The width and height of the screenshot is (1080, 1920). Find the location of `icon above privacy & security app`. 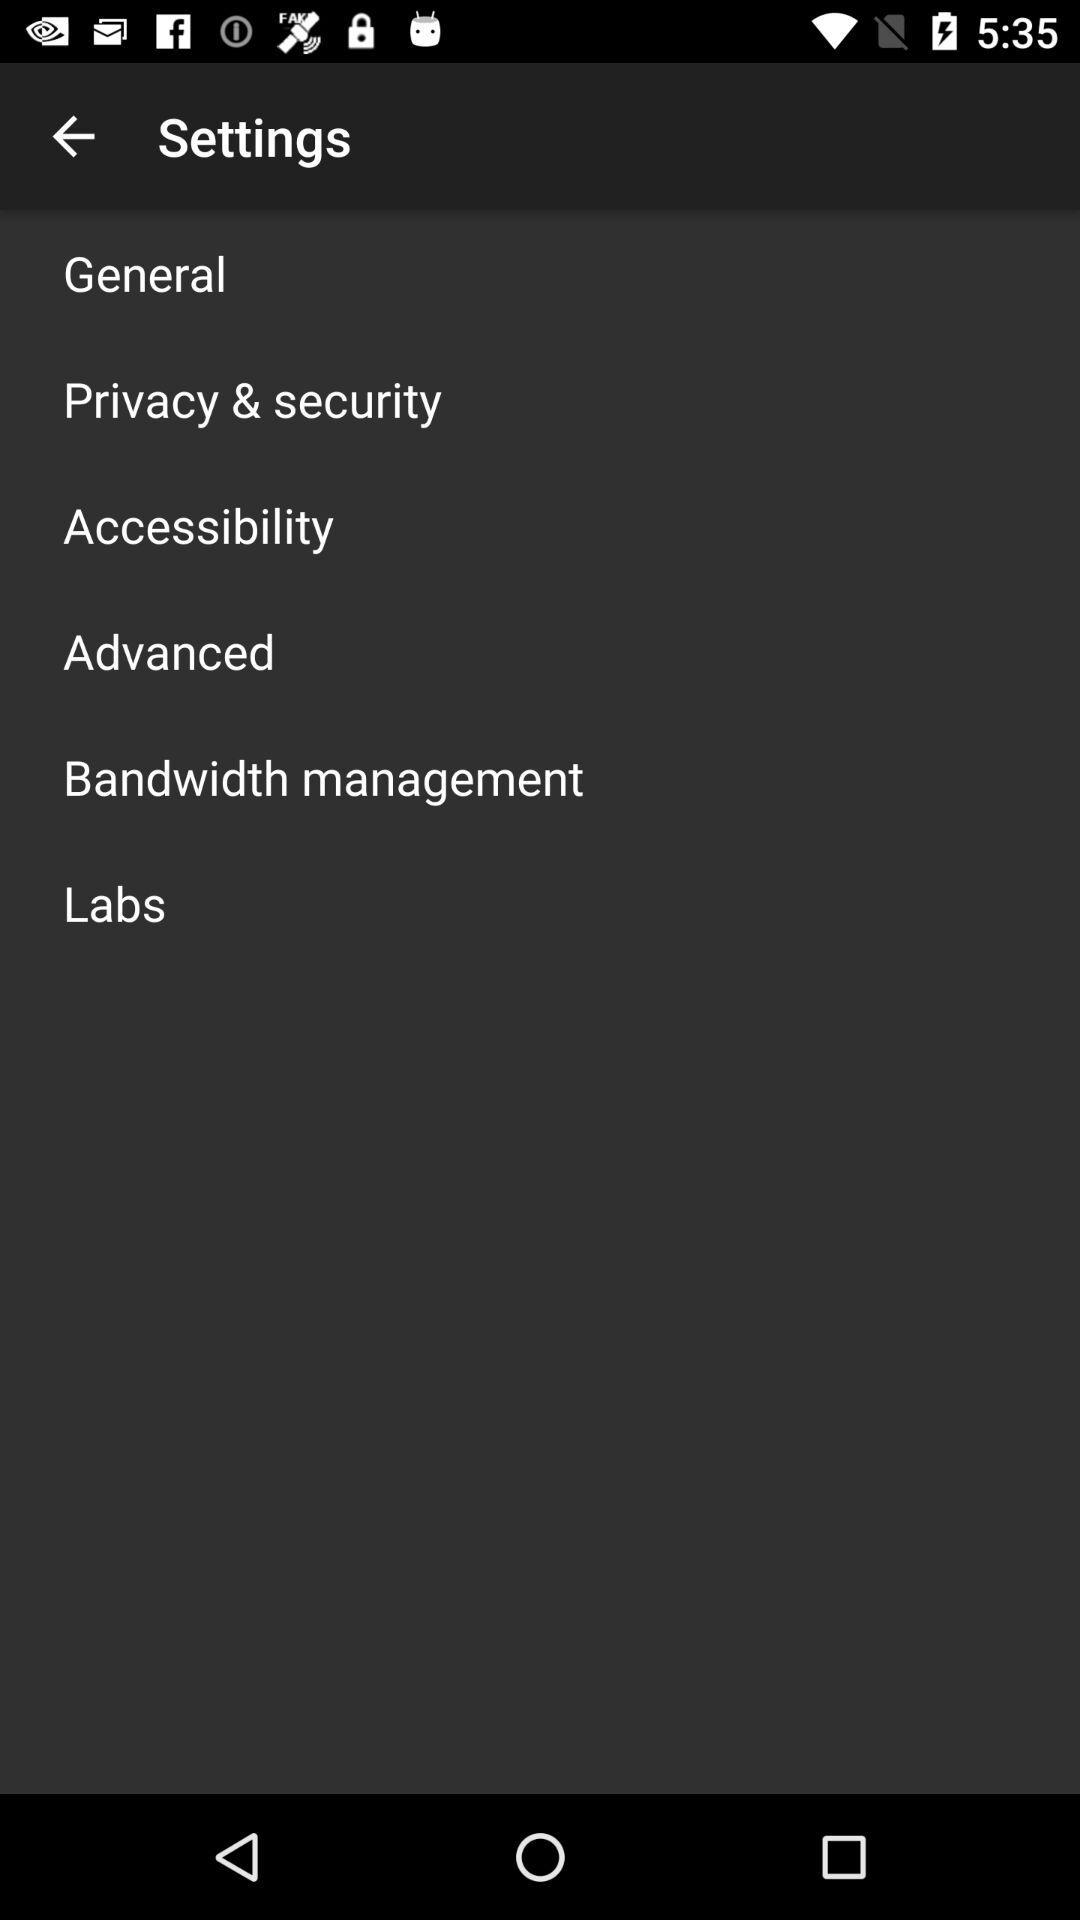

icon above privacy & security app is located at coordinates (144, 272).